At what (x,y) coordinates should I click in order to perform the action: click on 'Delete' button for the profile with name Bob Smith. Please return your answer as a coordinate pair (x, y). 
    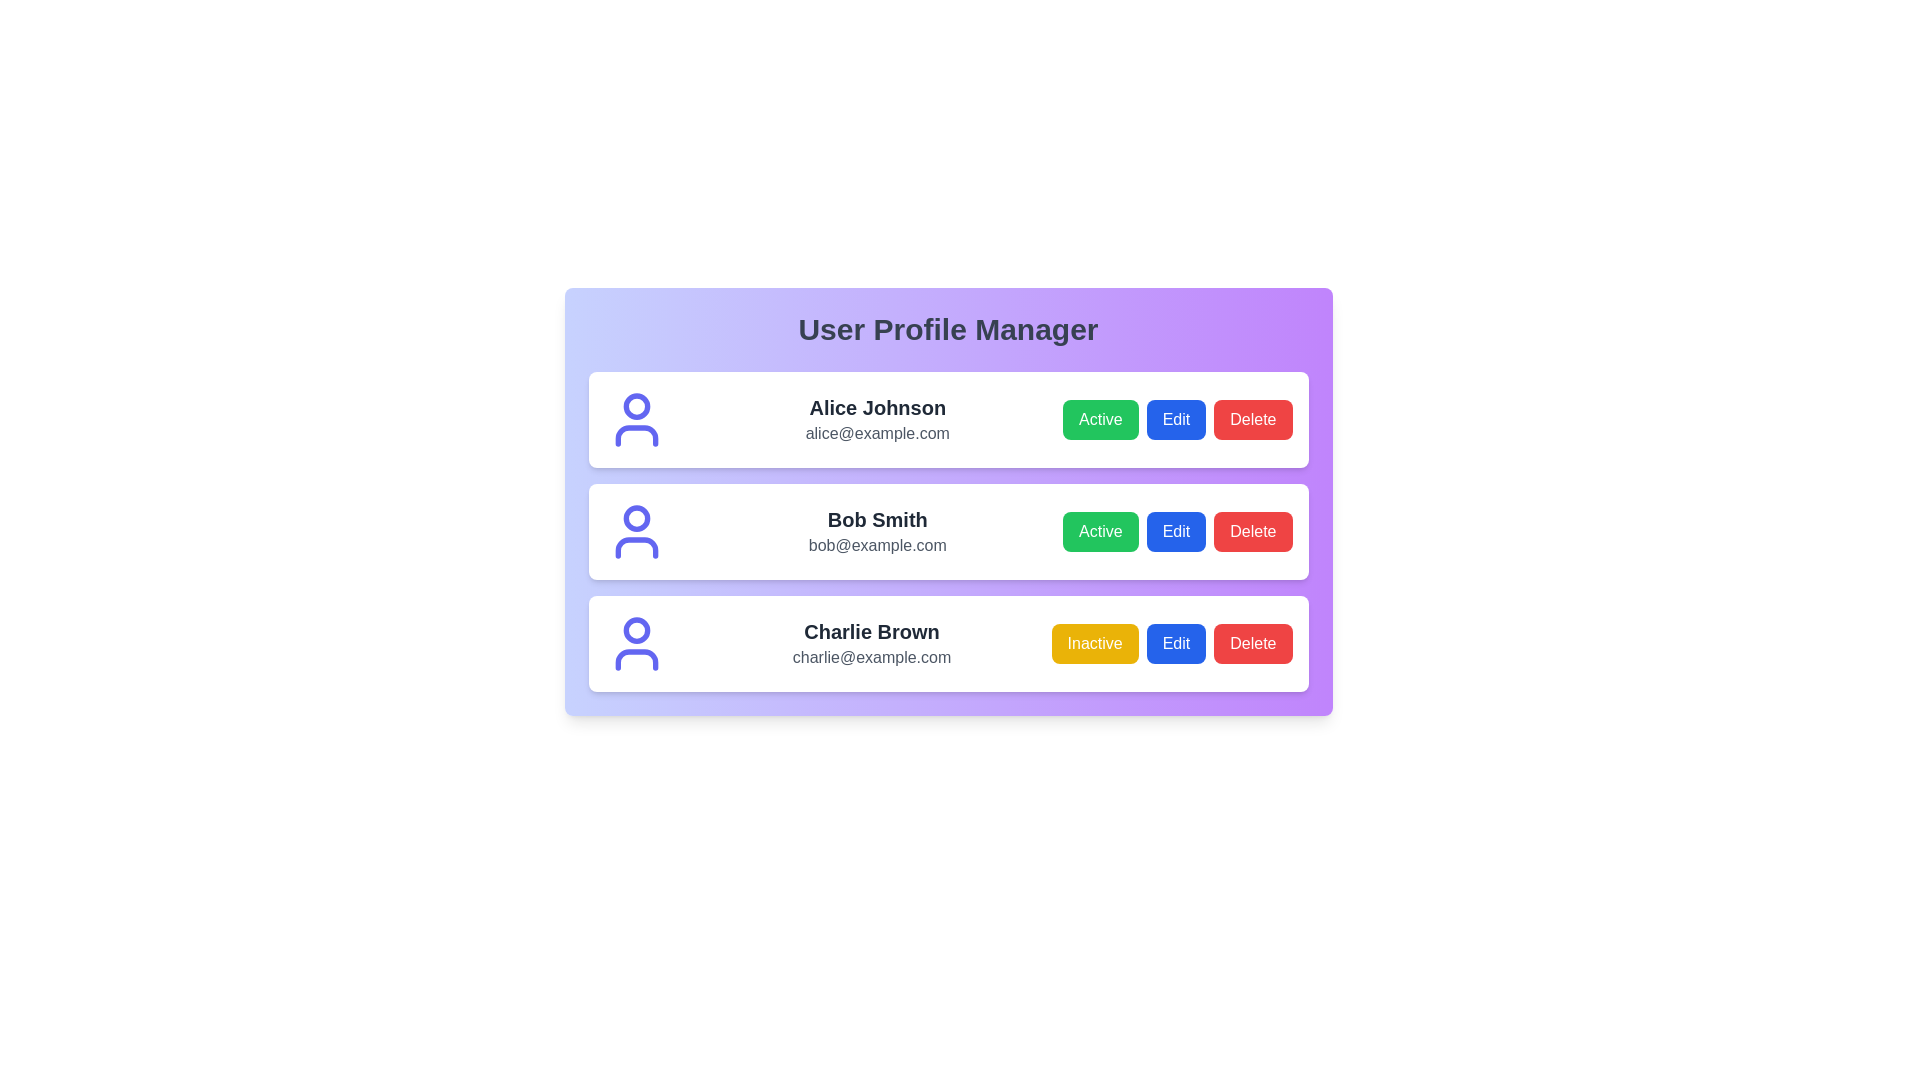
    Looking at the image, I should click on (1252, 531).